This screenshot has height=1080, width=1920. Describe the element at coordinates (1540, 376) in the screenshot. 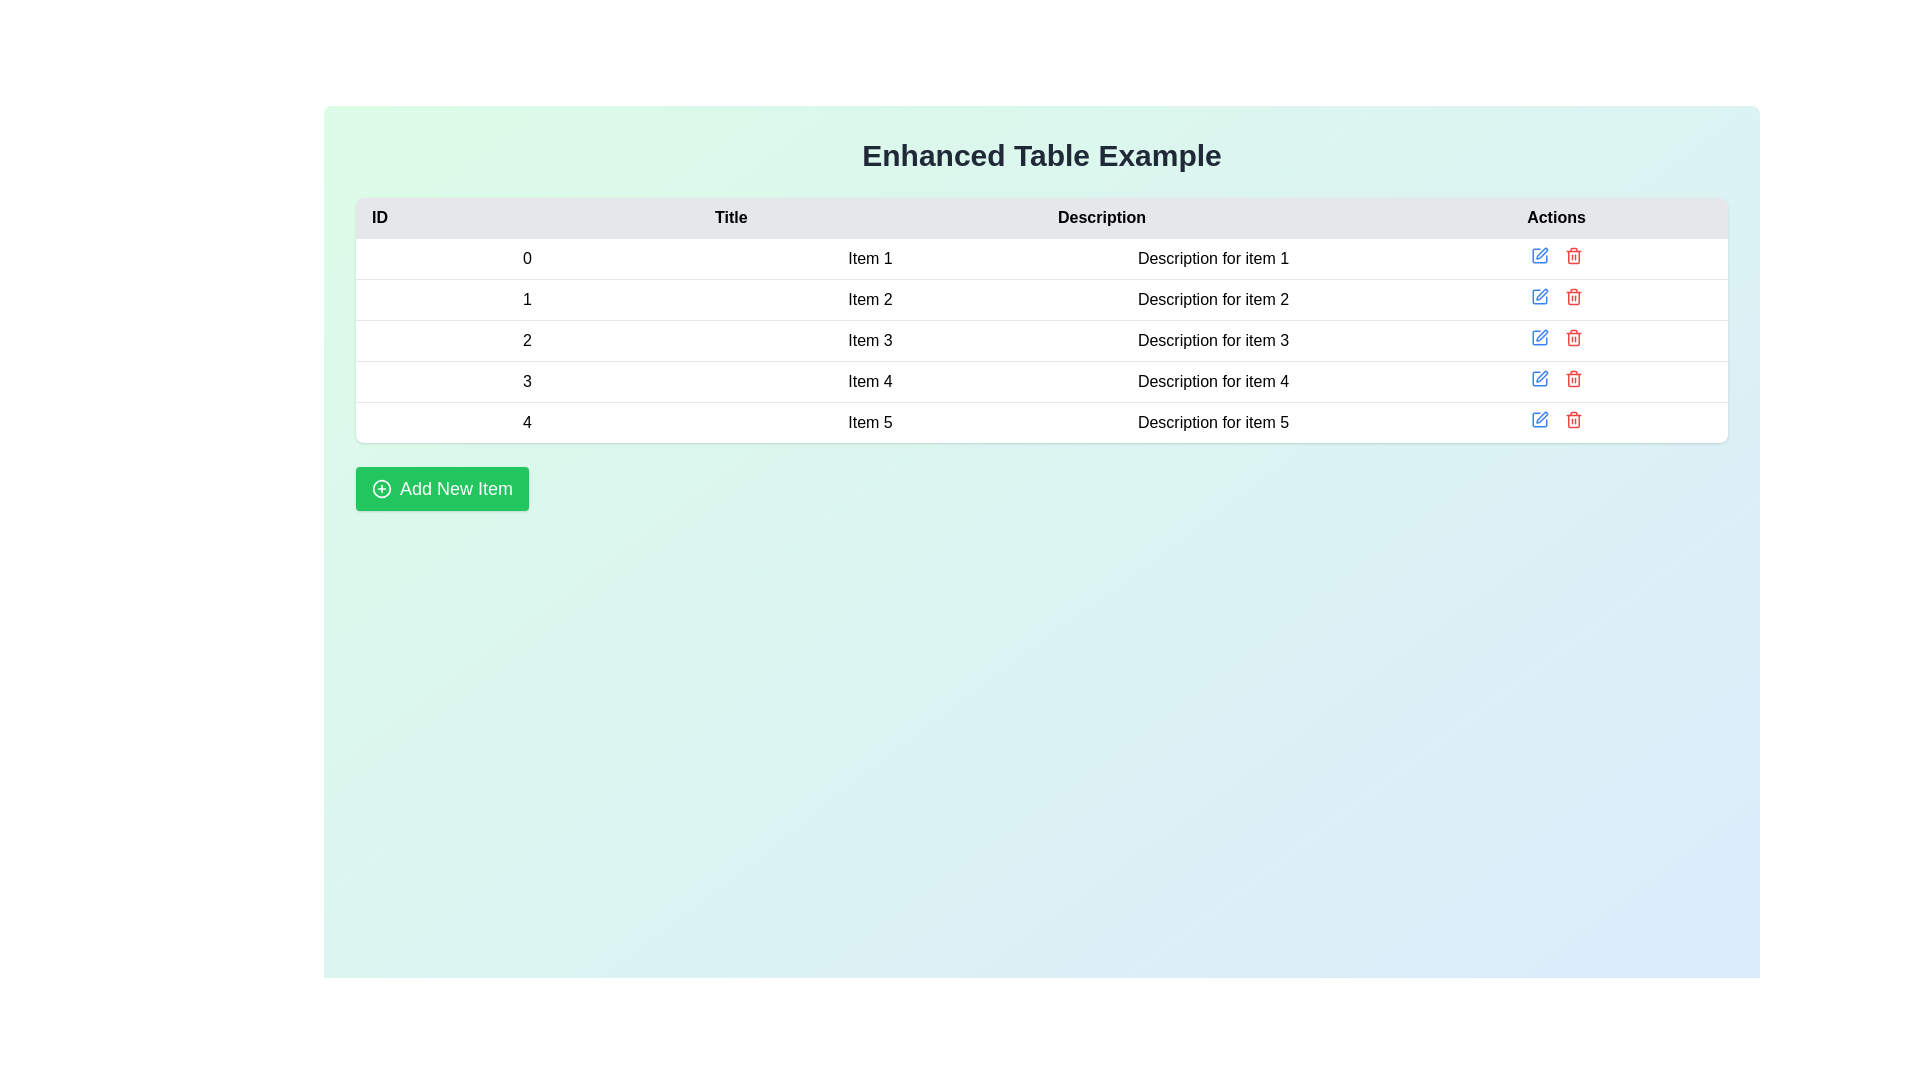

I see `the small pencil icon in the 'Actions' column, fourth row of the table for 'Item 4'` at that location.